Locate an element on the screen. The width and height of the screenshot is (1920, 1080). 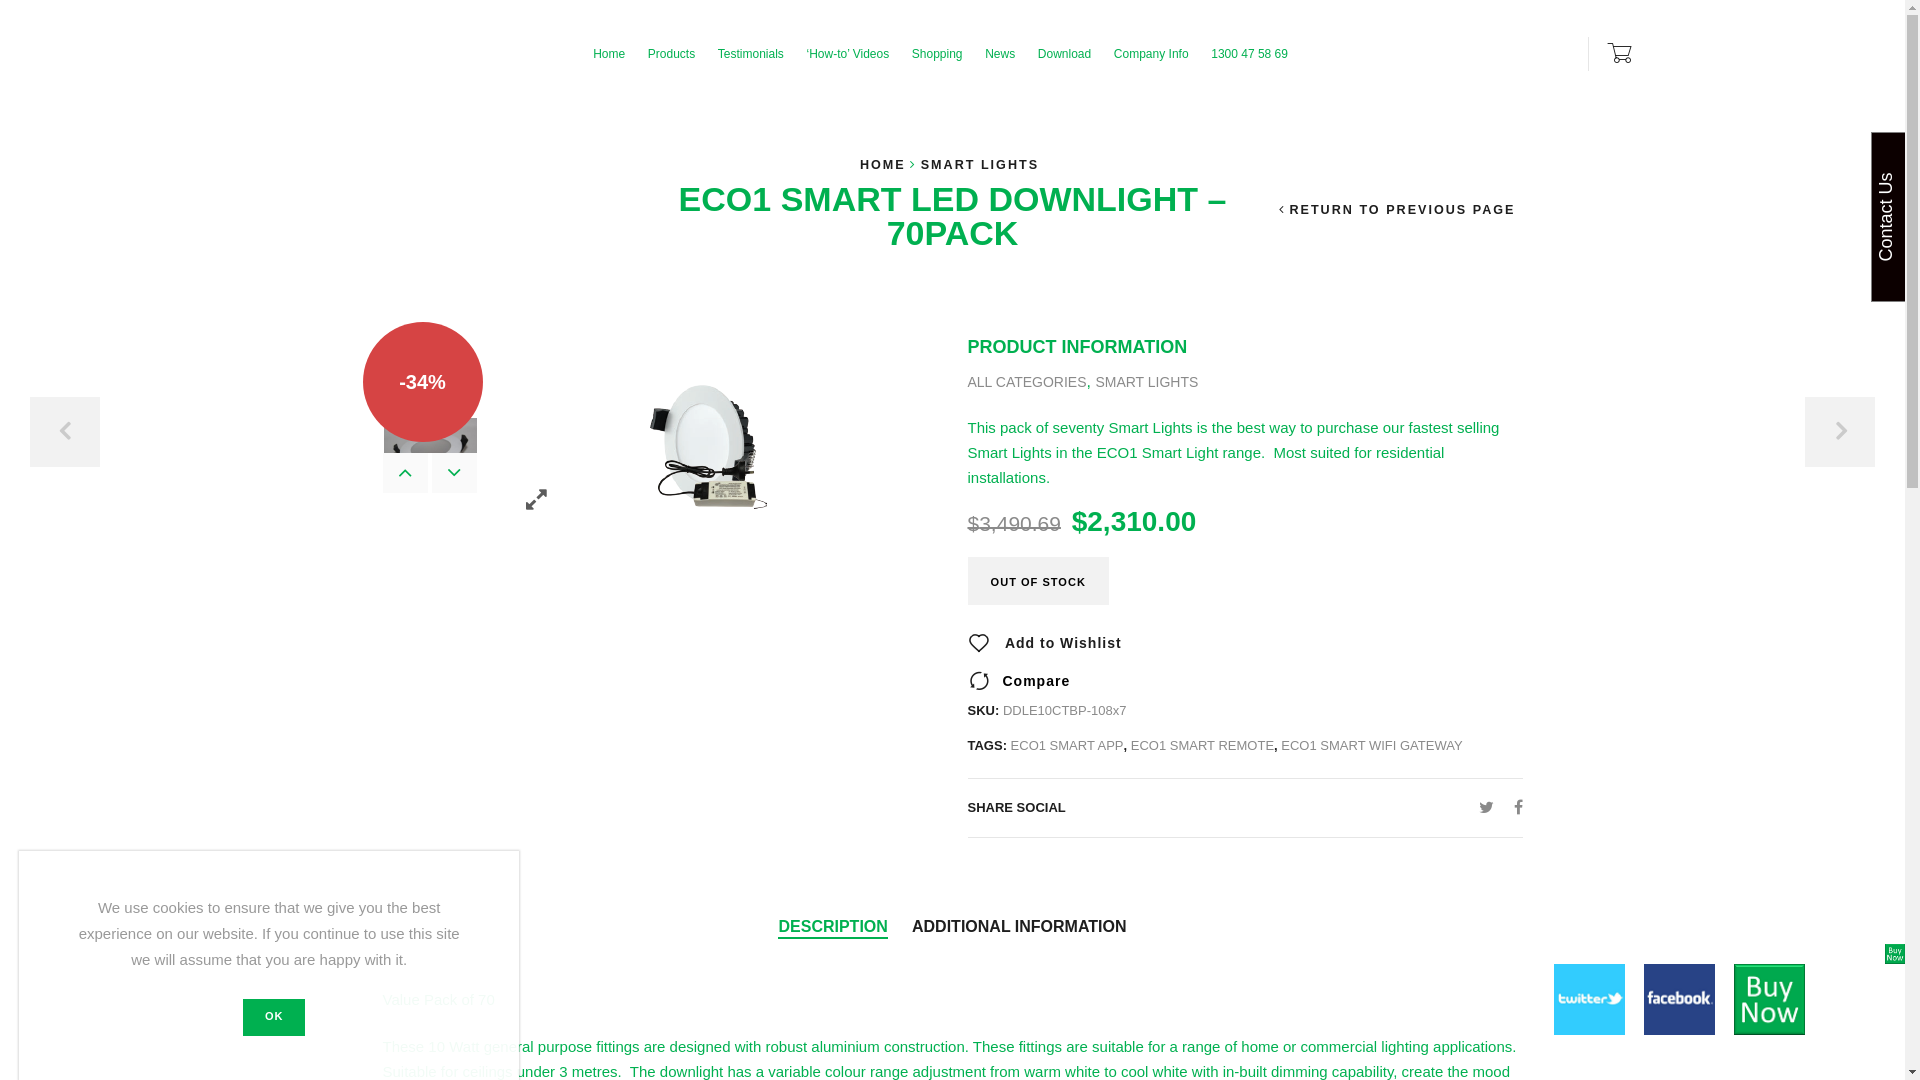
'Shopping' is located at coordinates (936, 53).